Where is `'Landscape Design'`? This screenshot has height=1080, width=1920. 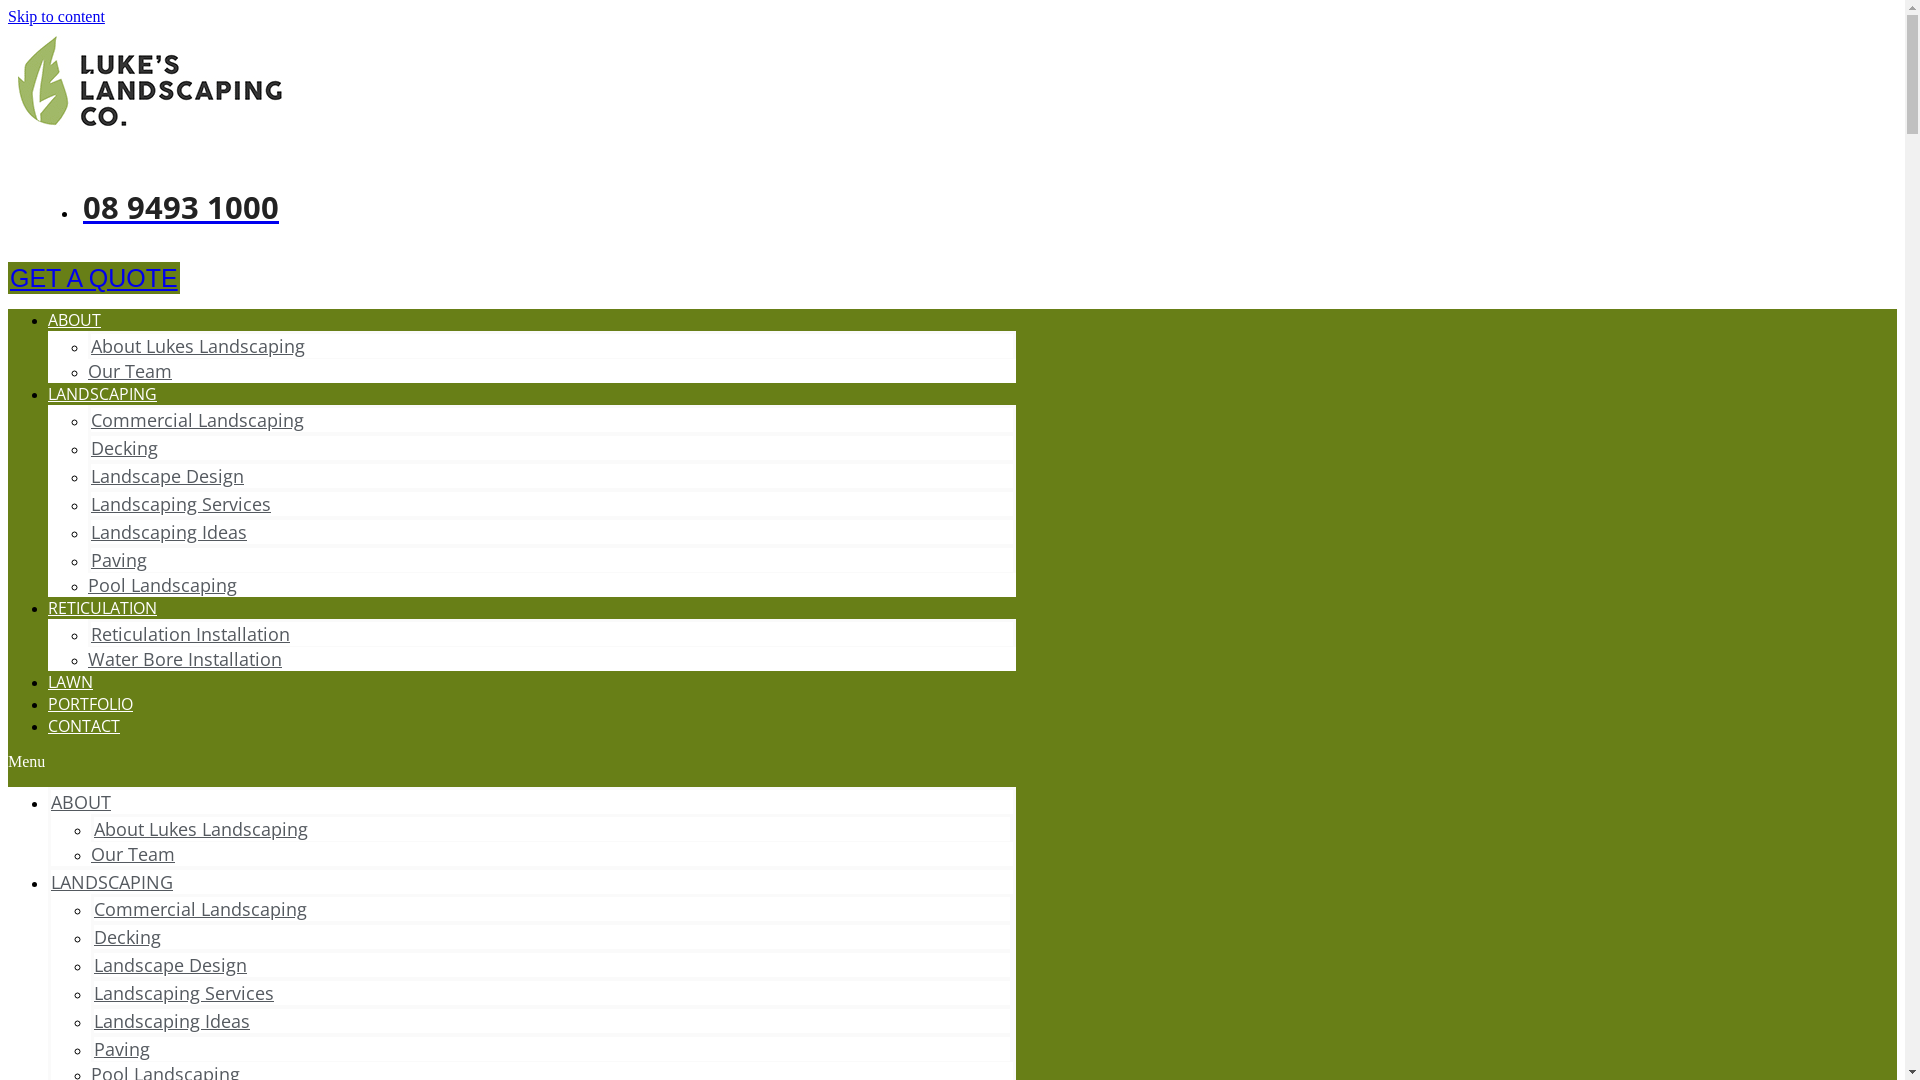
'Landscape Design' is located at coordinates (170, 963).